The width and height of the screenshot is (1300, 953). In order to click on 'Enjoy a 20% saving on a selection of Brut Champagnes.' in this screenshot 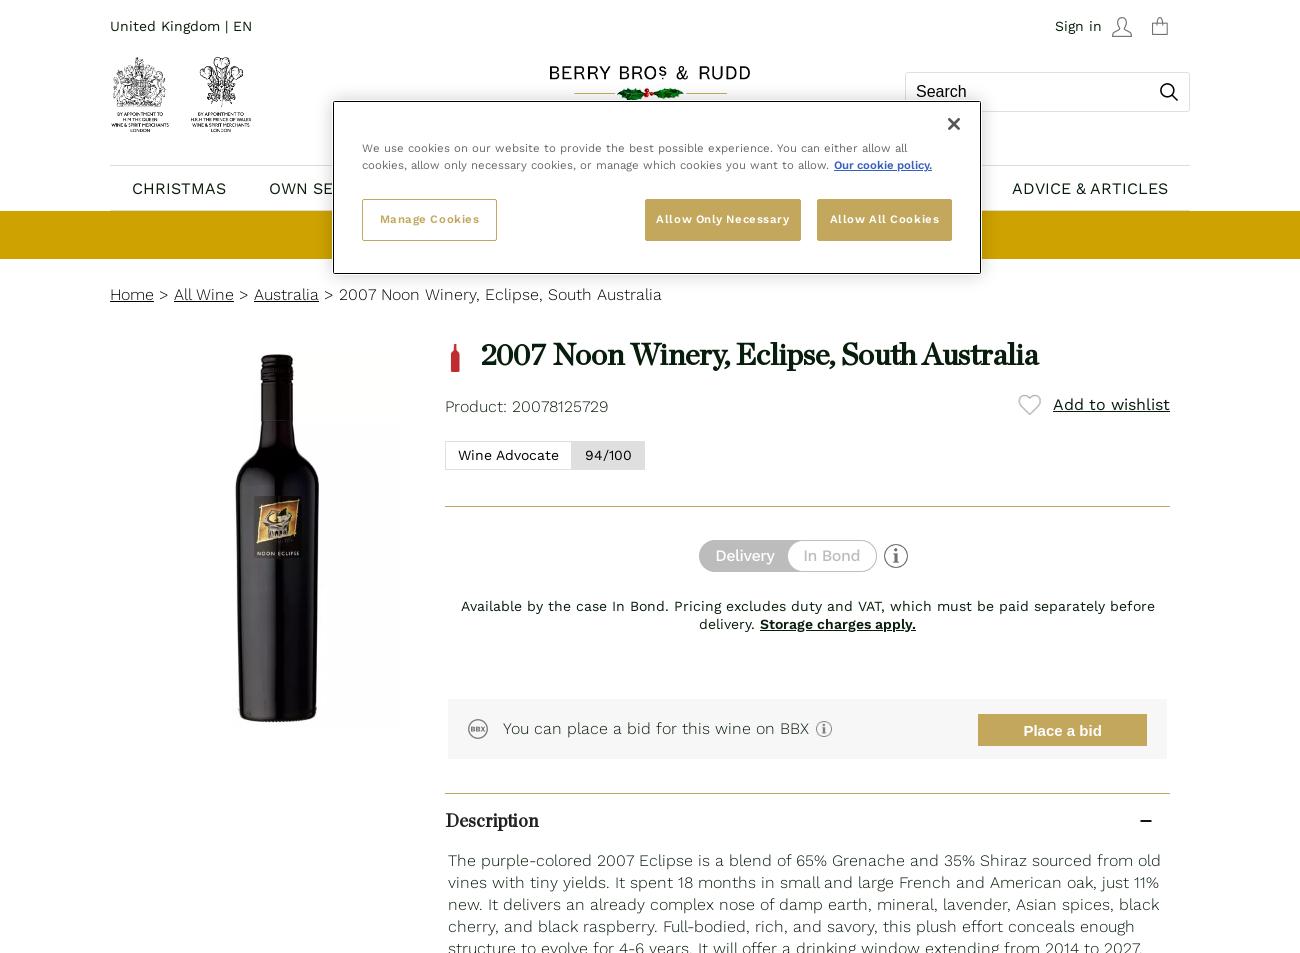, I will do `click(608, 234)`.